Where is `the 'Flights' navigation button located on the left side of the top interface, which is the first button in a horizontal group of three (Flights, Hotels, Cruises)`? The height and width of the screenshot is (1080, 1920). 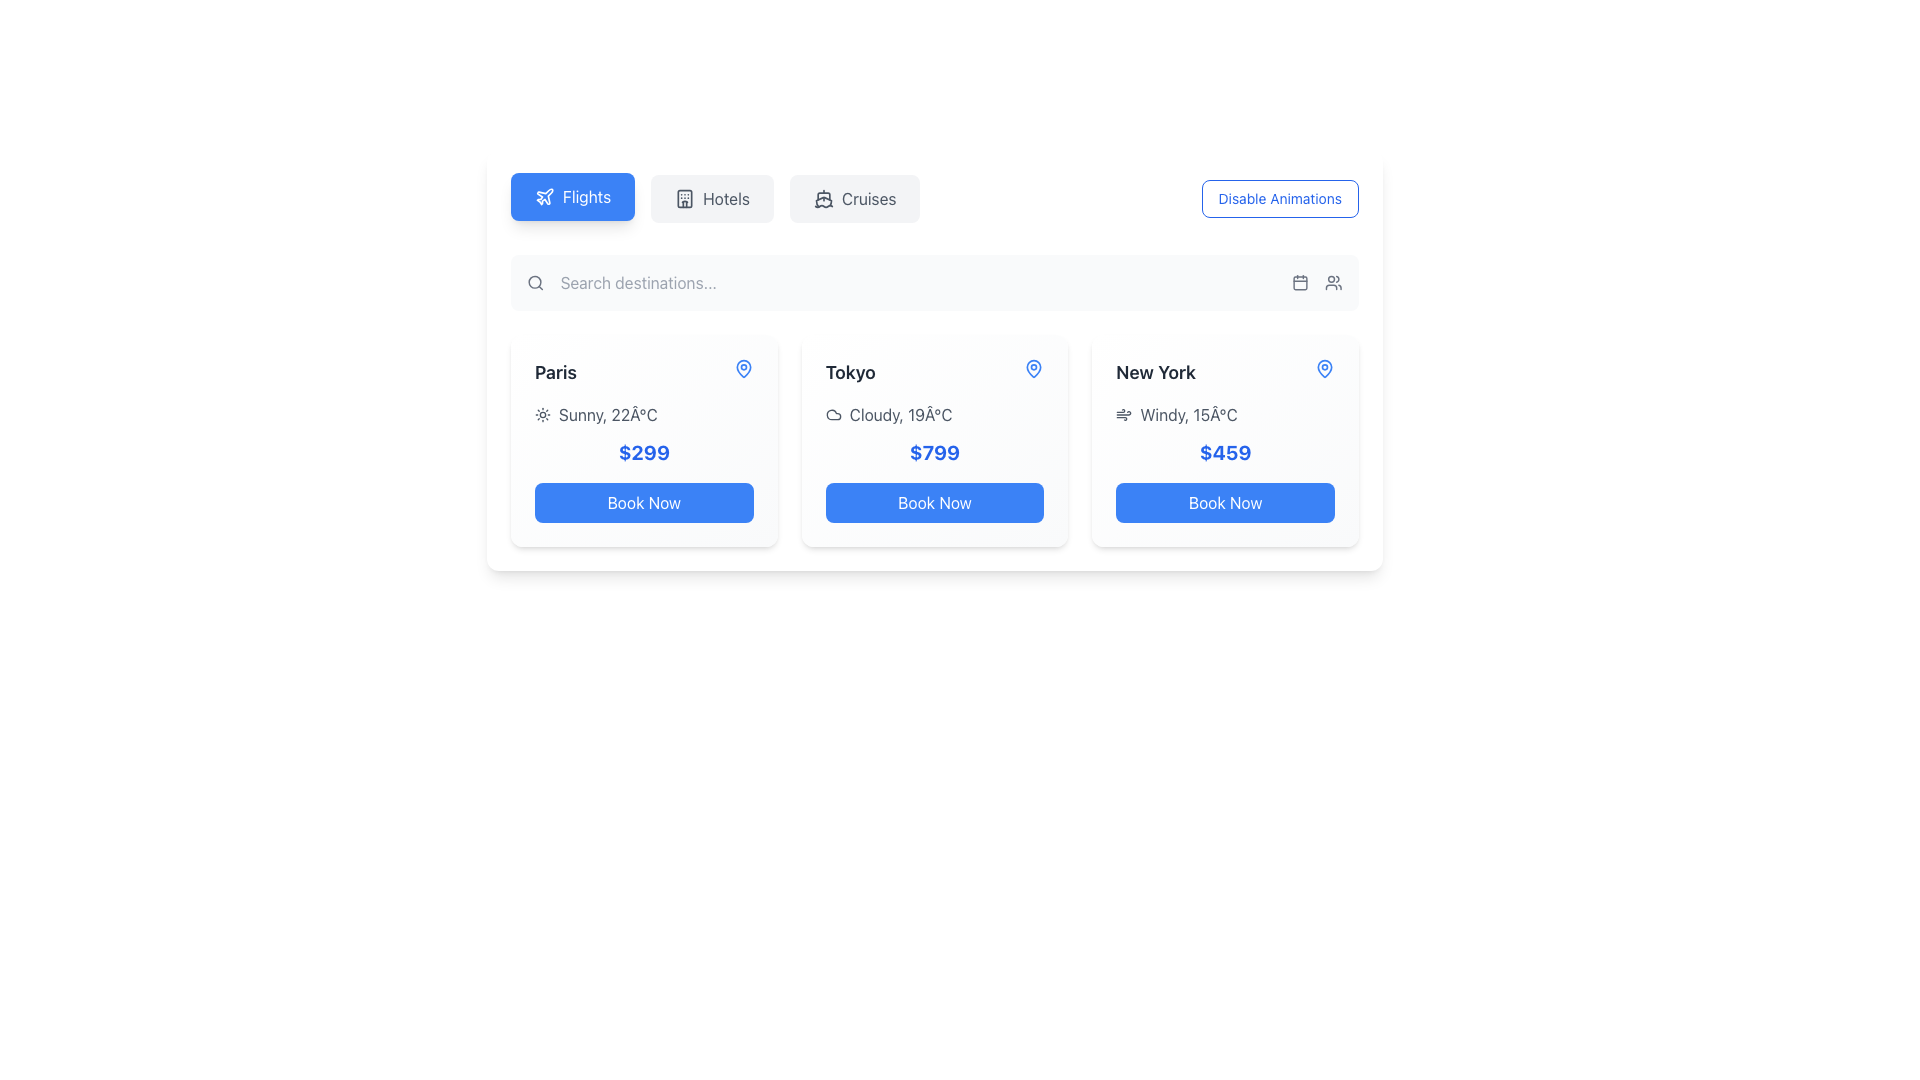 the 'Flights' navigation button located on the left side of the top interface, which is the first button in a horizontal group of three (Flights, Hotels, Cruises) is located at coordinates (572, 196).